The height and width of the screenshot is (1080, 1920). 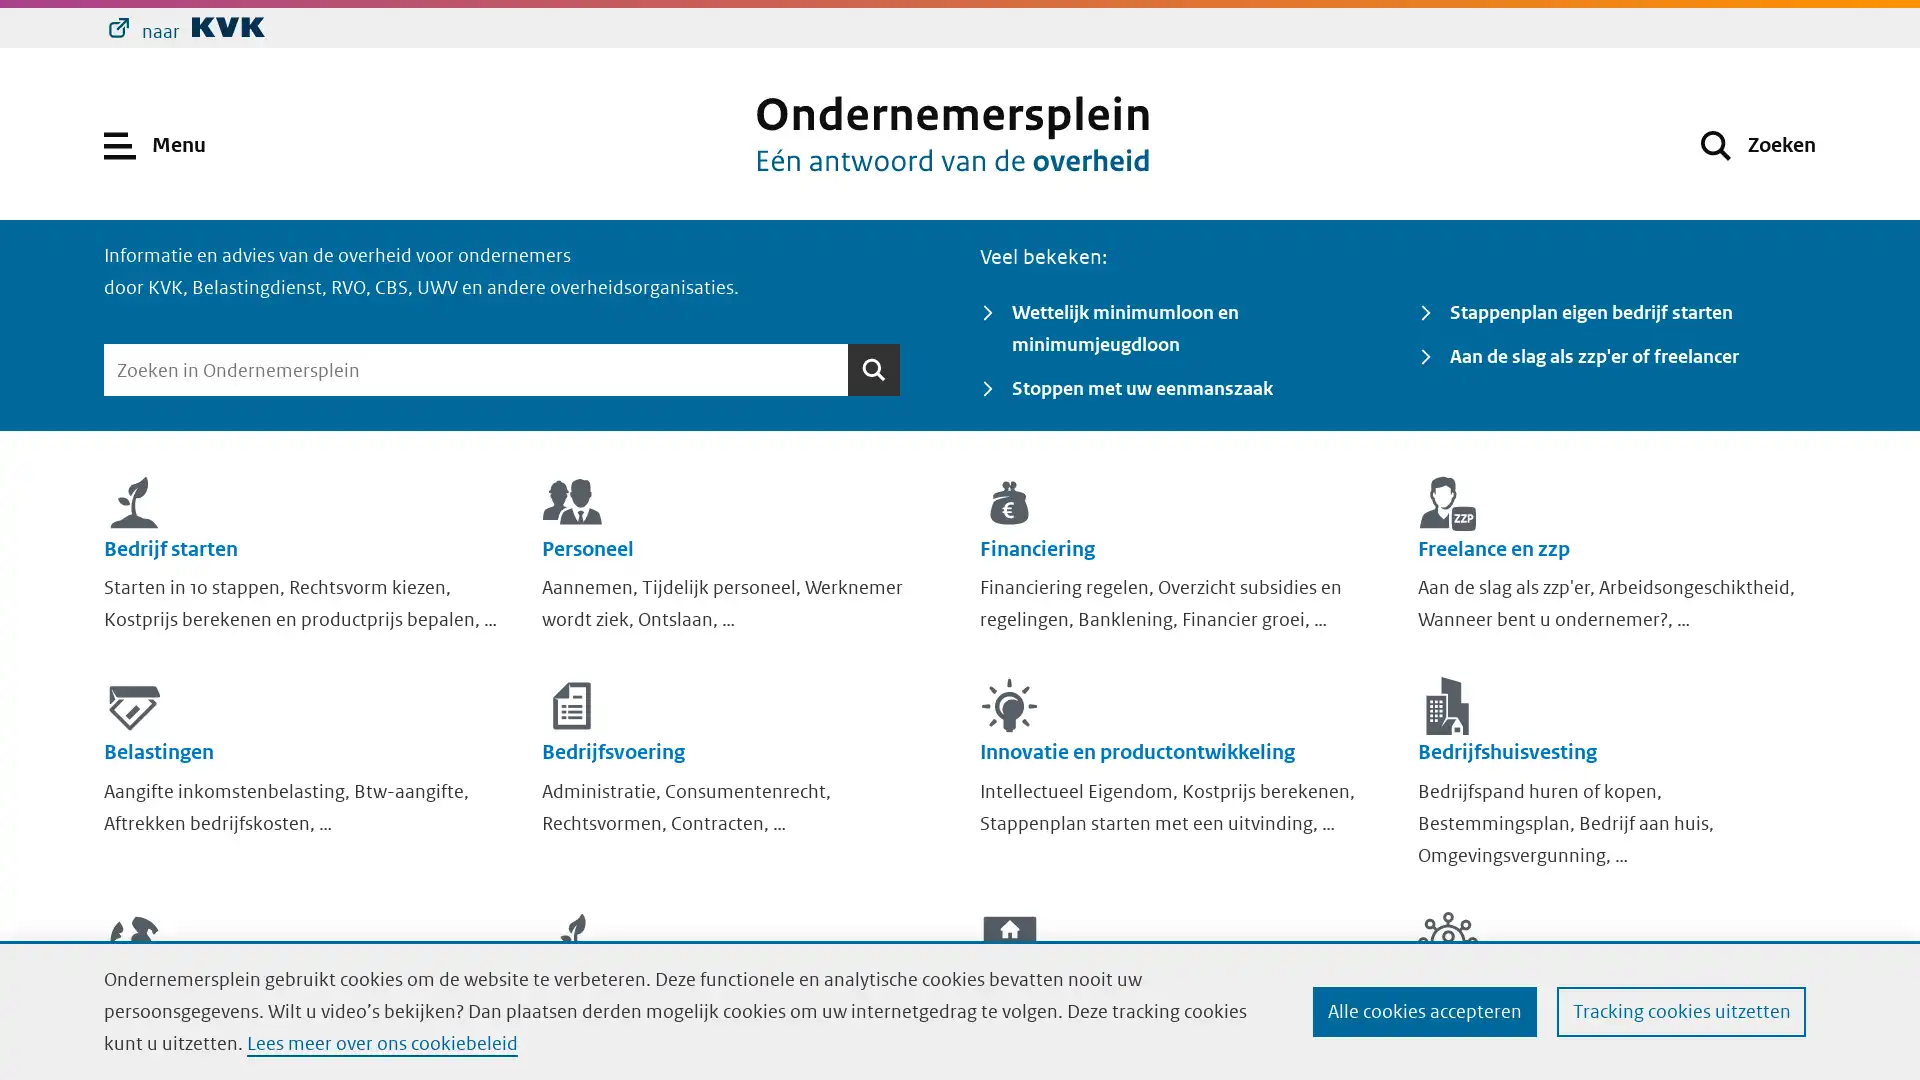 I want to click on Alle cookies accepteren, so click(x=1424, y=1011).